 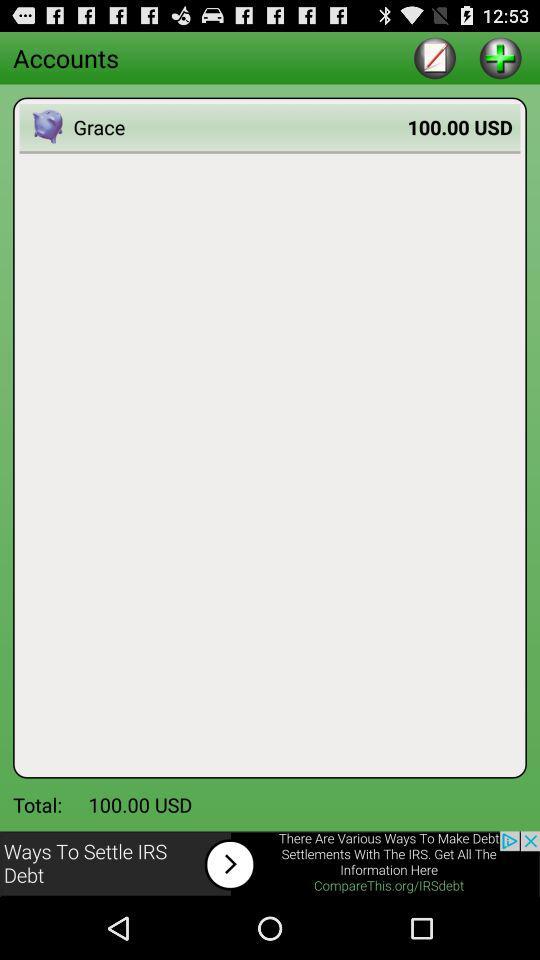 What do you see at coordinates (434, 56) in the screenshot?
I see `note the box` at bounding box center [434, 56].